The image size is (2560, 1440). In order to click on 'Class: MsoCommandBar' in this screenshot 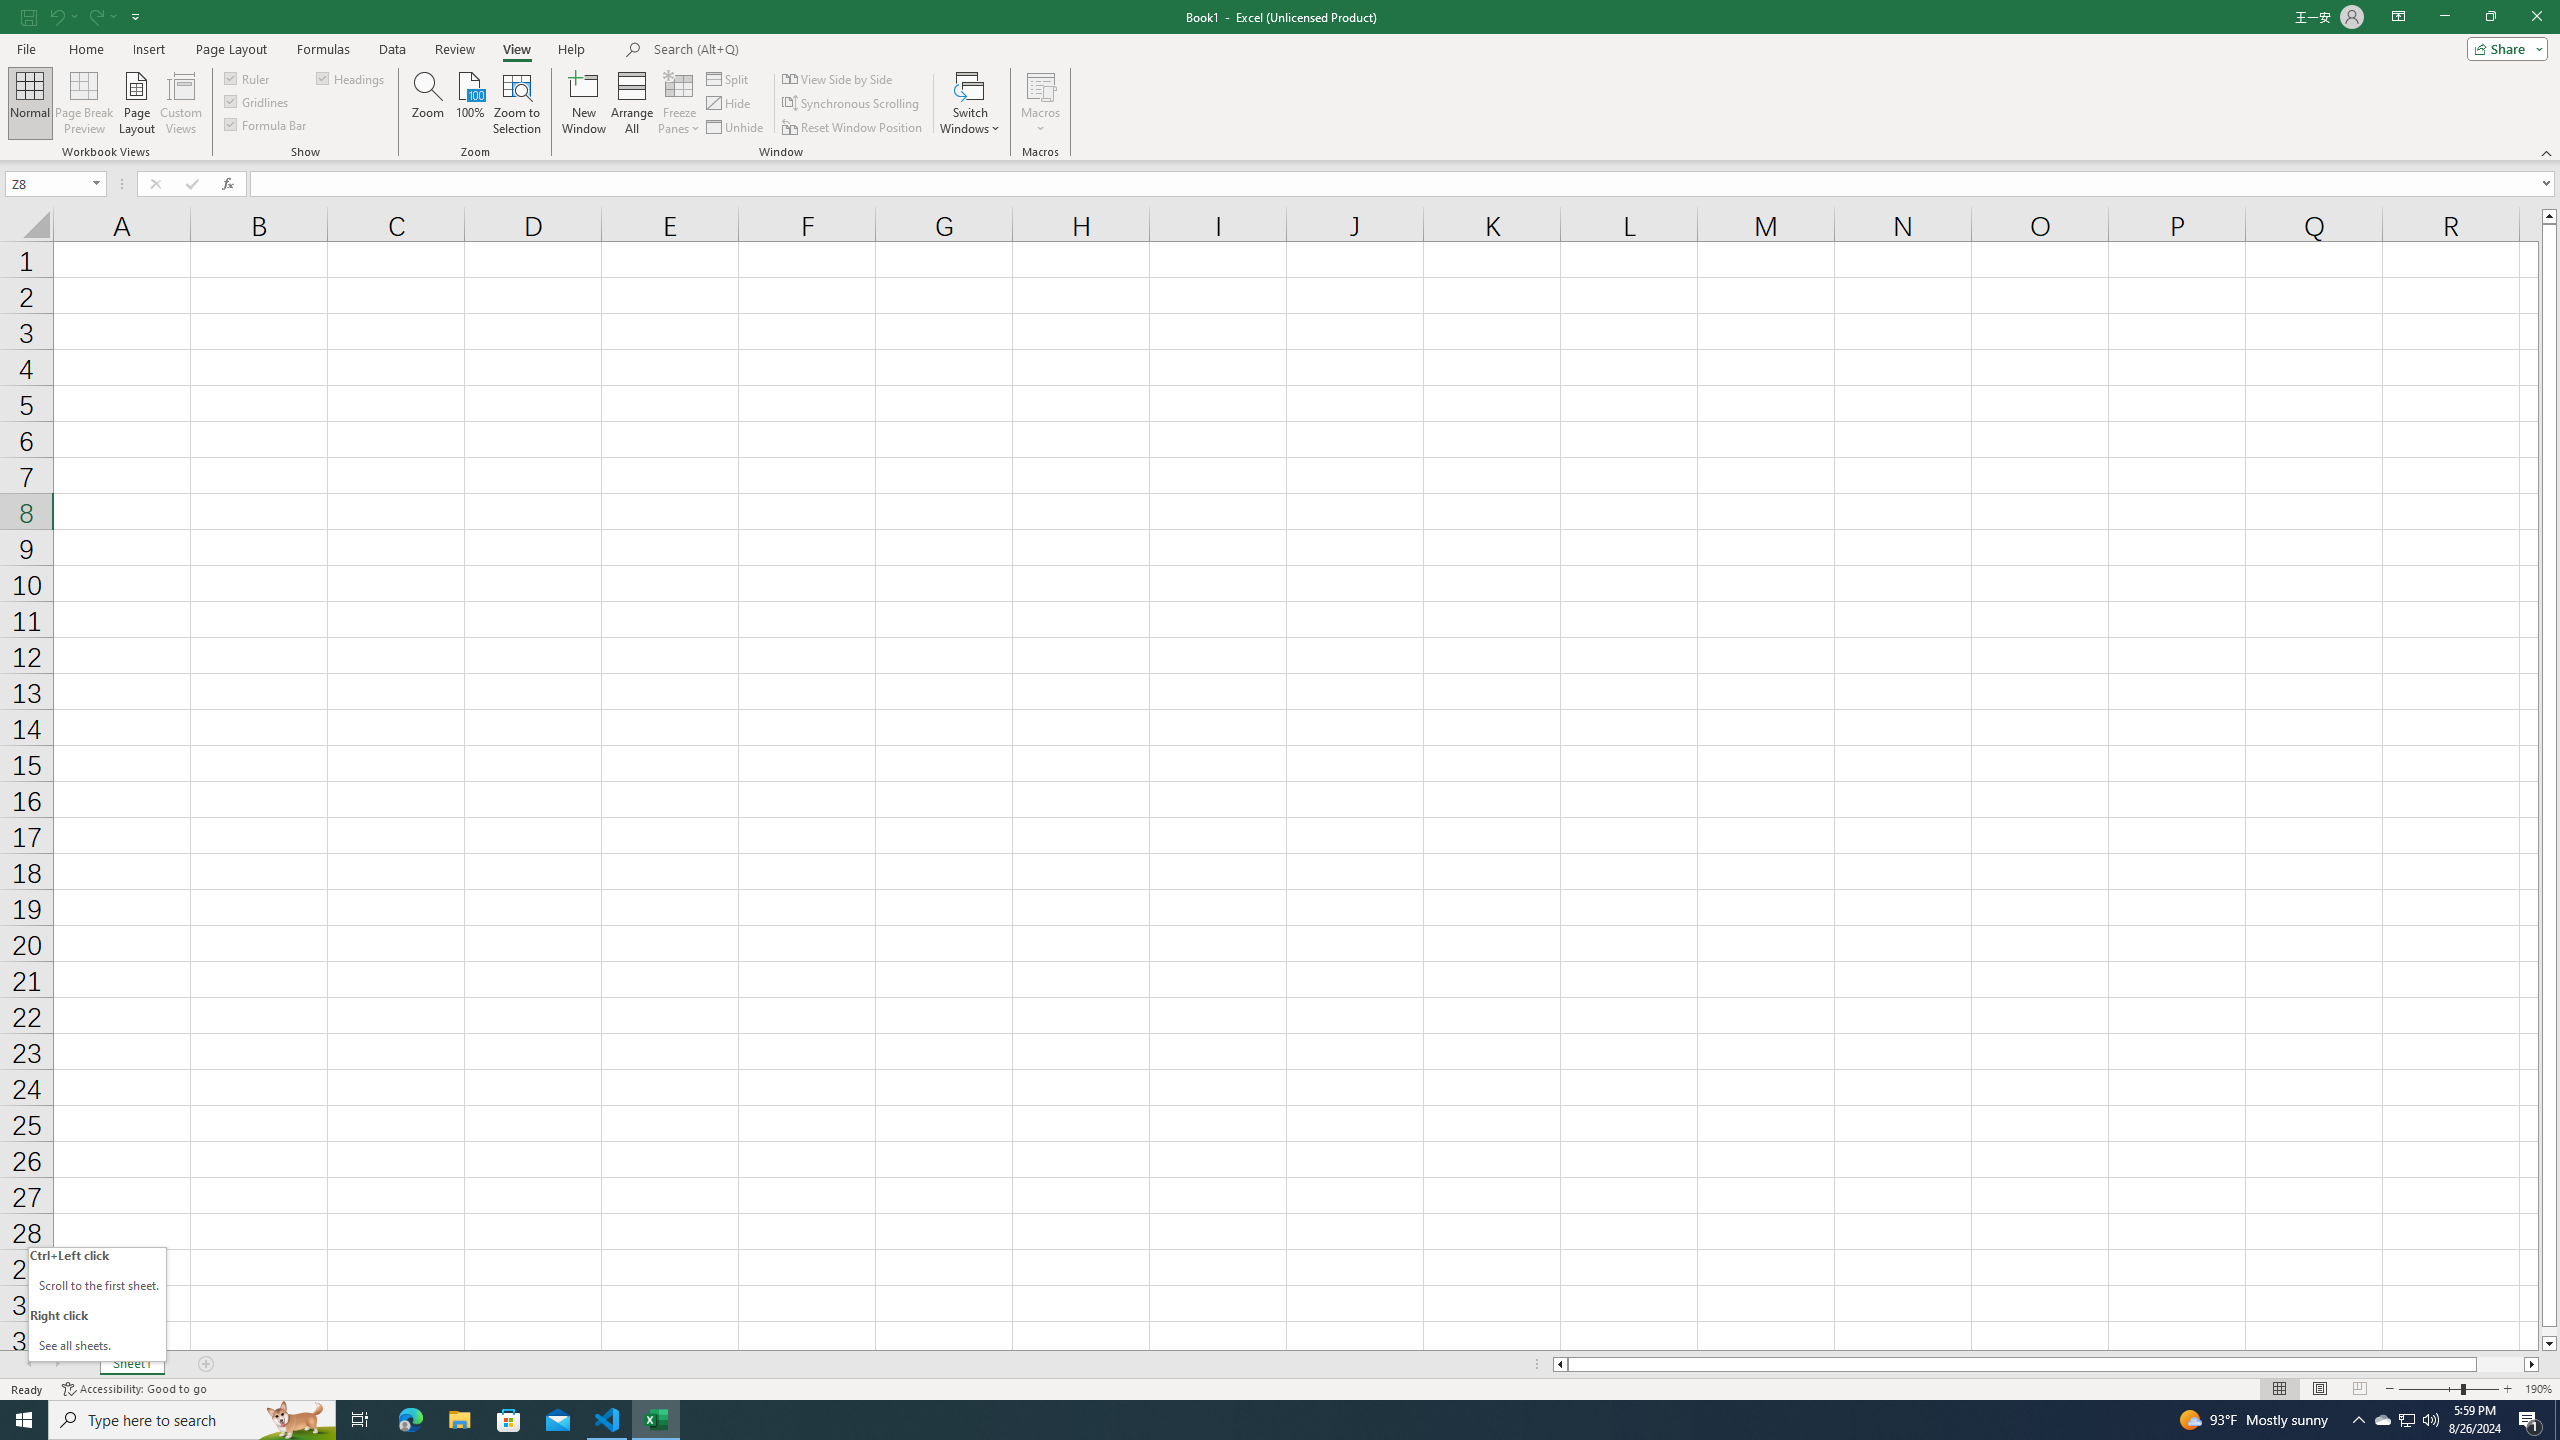, I will do `click(1280, 80)`.